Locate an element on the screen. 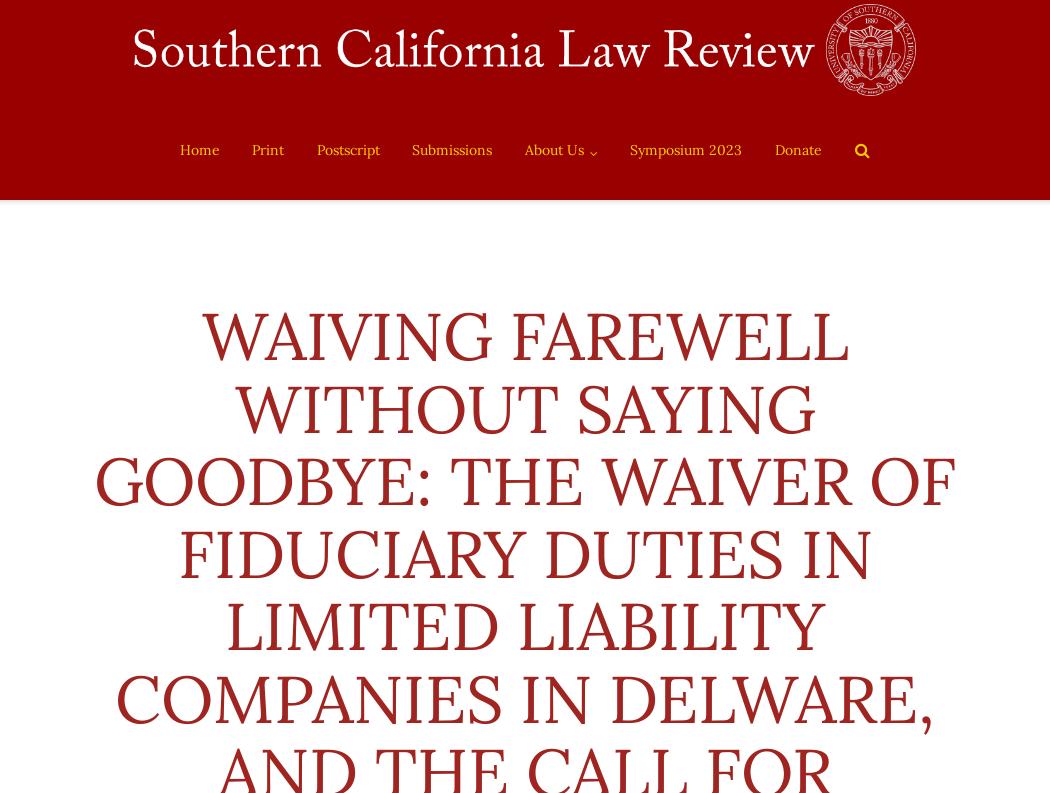  'Print' is located at coordinates (266, 150).